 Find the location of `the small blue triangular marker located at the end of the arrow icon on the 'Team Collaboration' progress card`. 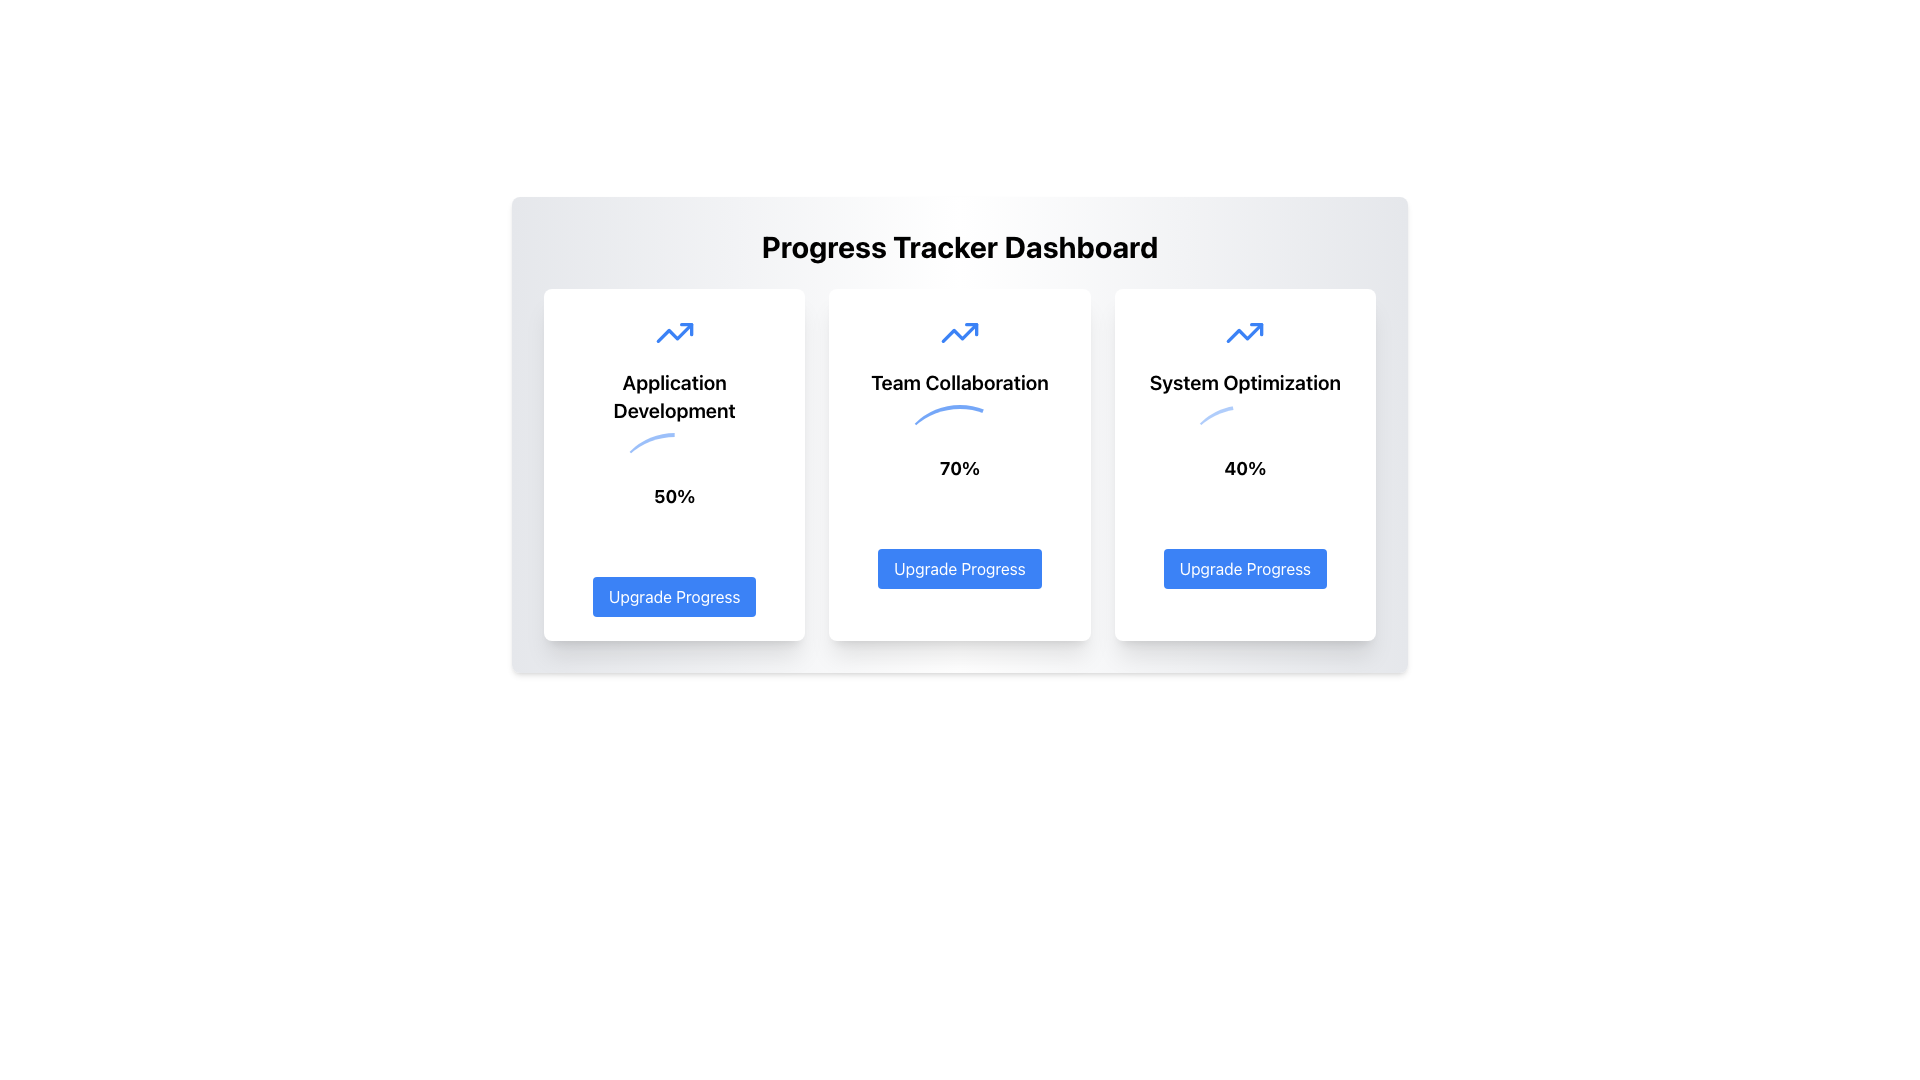

the small blue triangular marker located at the end of the arrow icon on the 'Team Collaboration' progress card is located at coordinates (971, 328).